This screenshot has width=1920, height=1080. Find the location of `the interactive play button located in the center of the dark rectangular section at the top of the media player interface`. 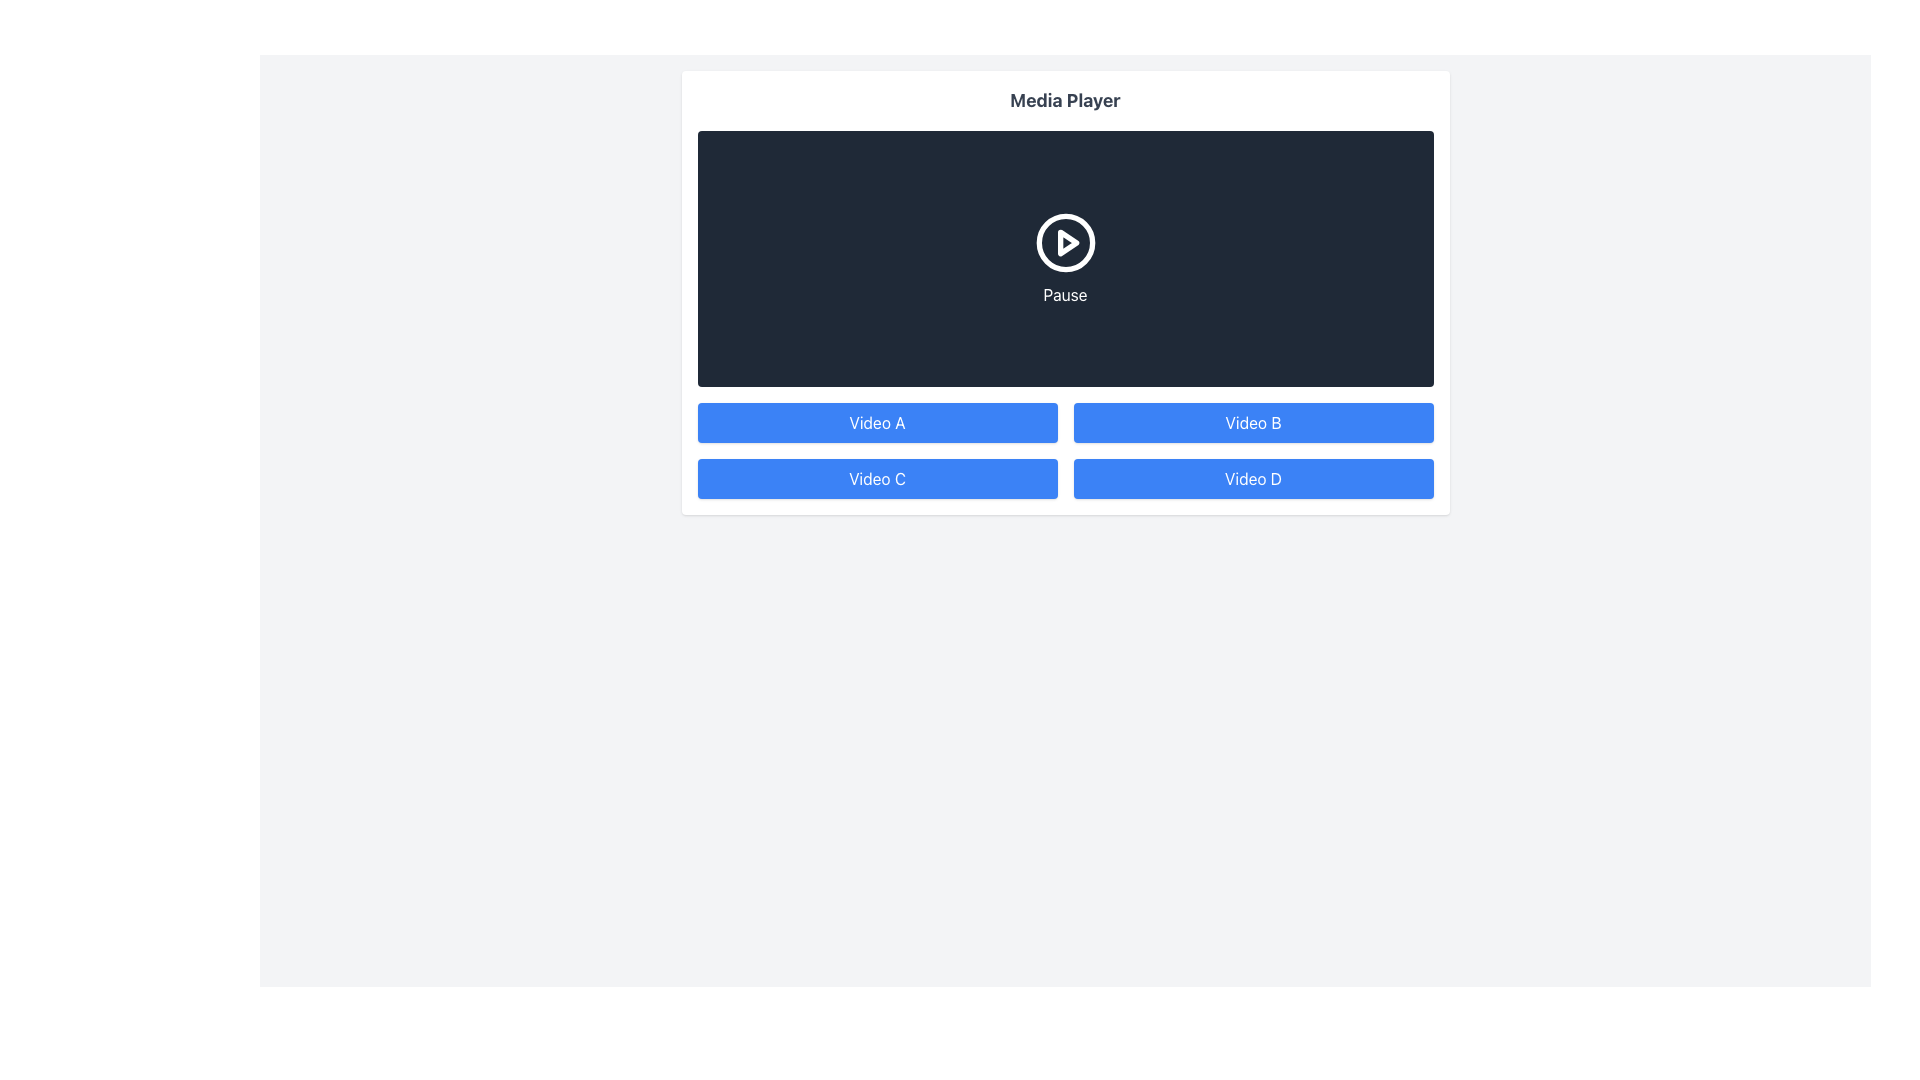

the interactive play button located in the center of the dark rectangular section at the top of the media player interface is located at coordinates (1067, 242).